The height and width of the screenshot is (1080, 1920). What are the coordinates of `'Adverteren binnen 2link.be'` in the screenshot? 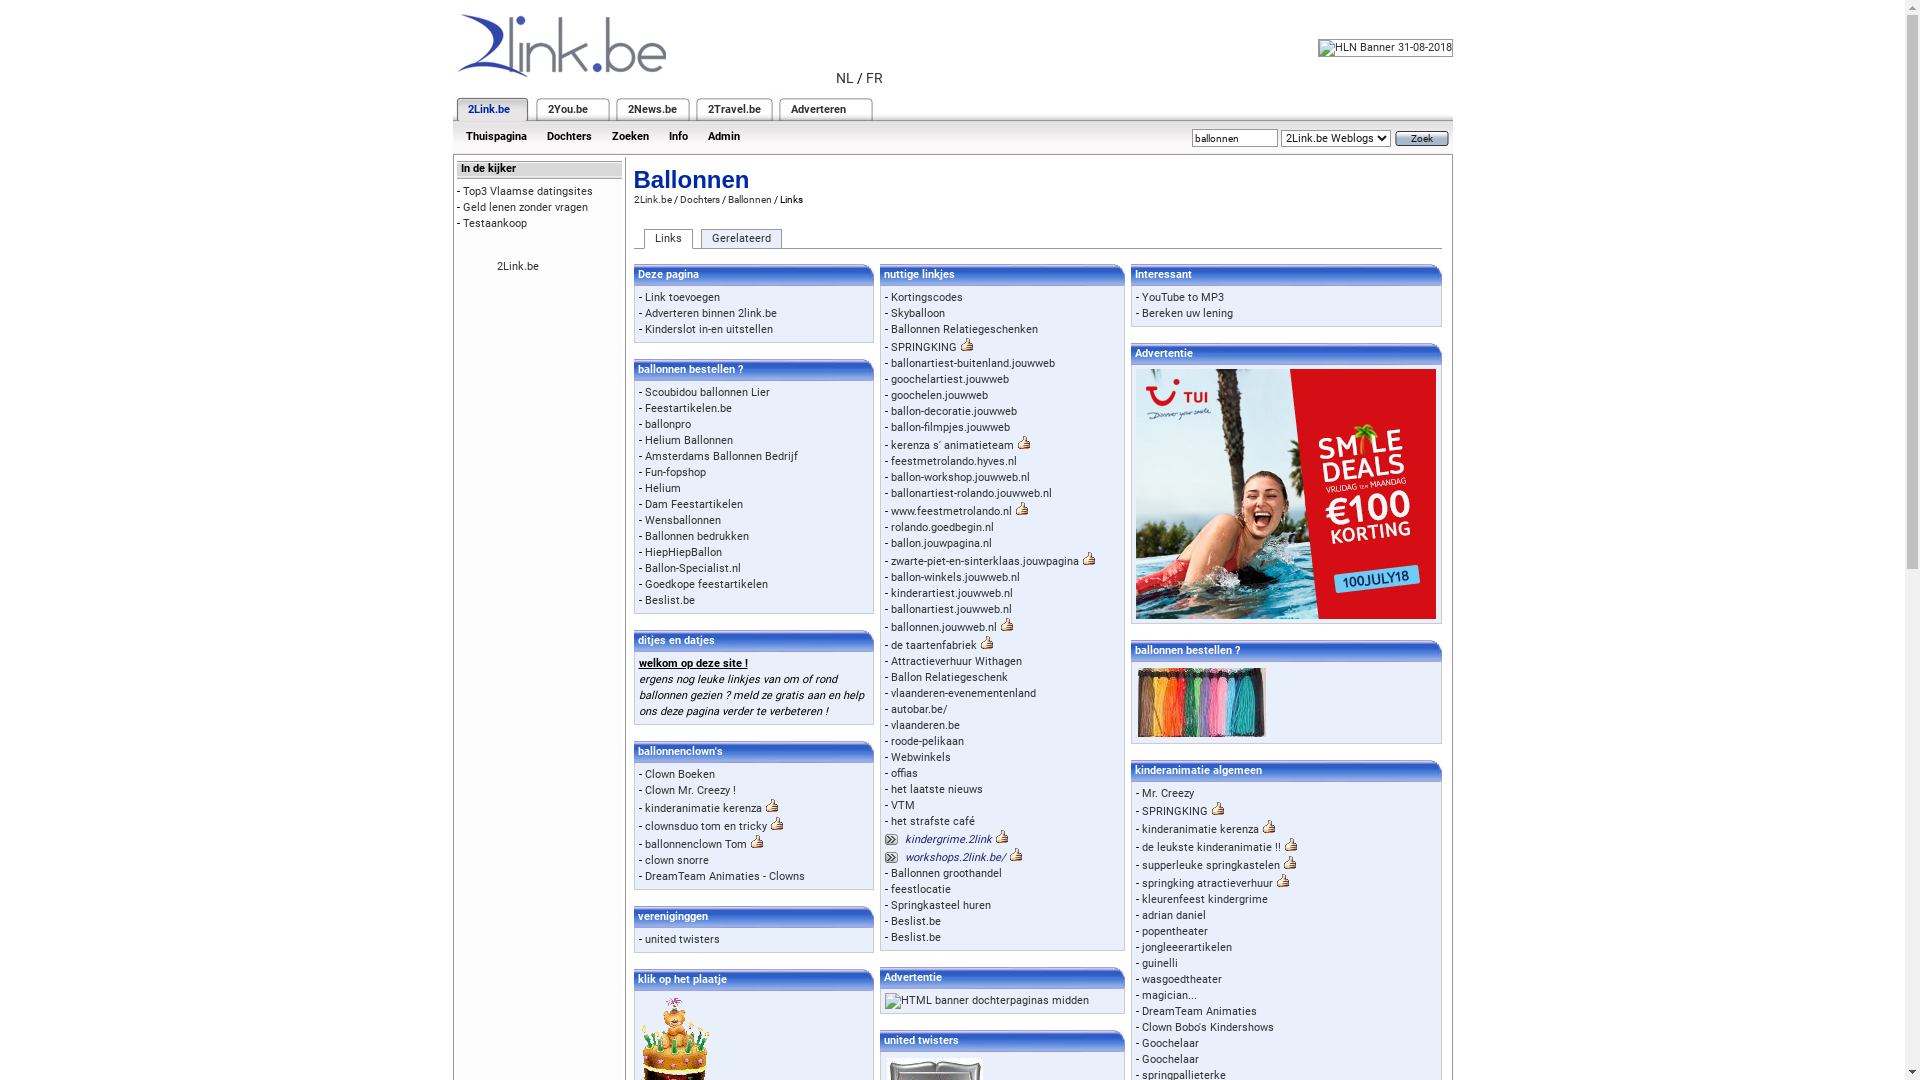 It's located at (710, 313).